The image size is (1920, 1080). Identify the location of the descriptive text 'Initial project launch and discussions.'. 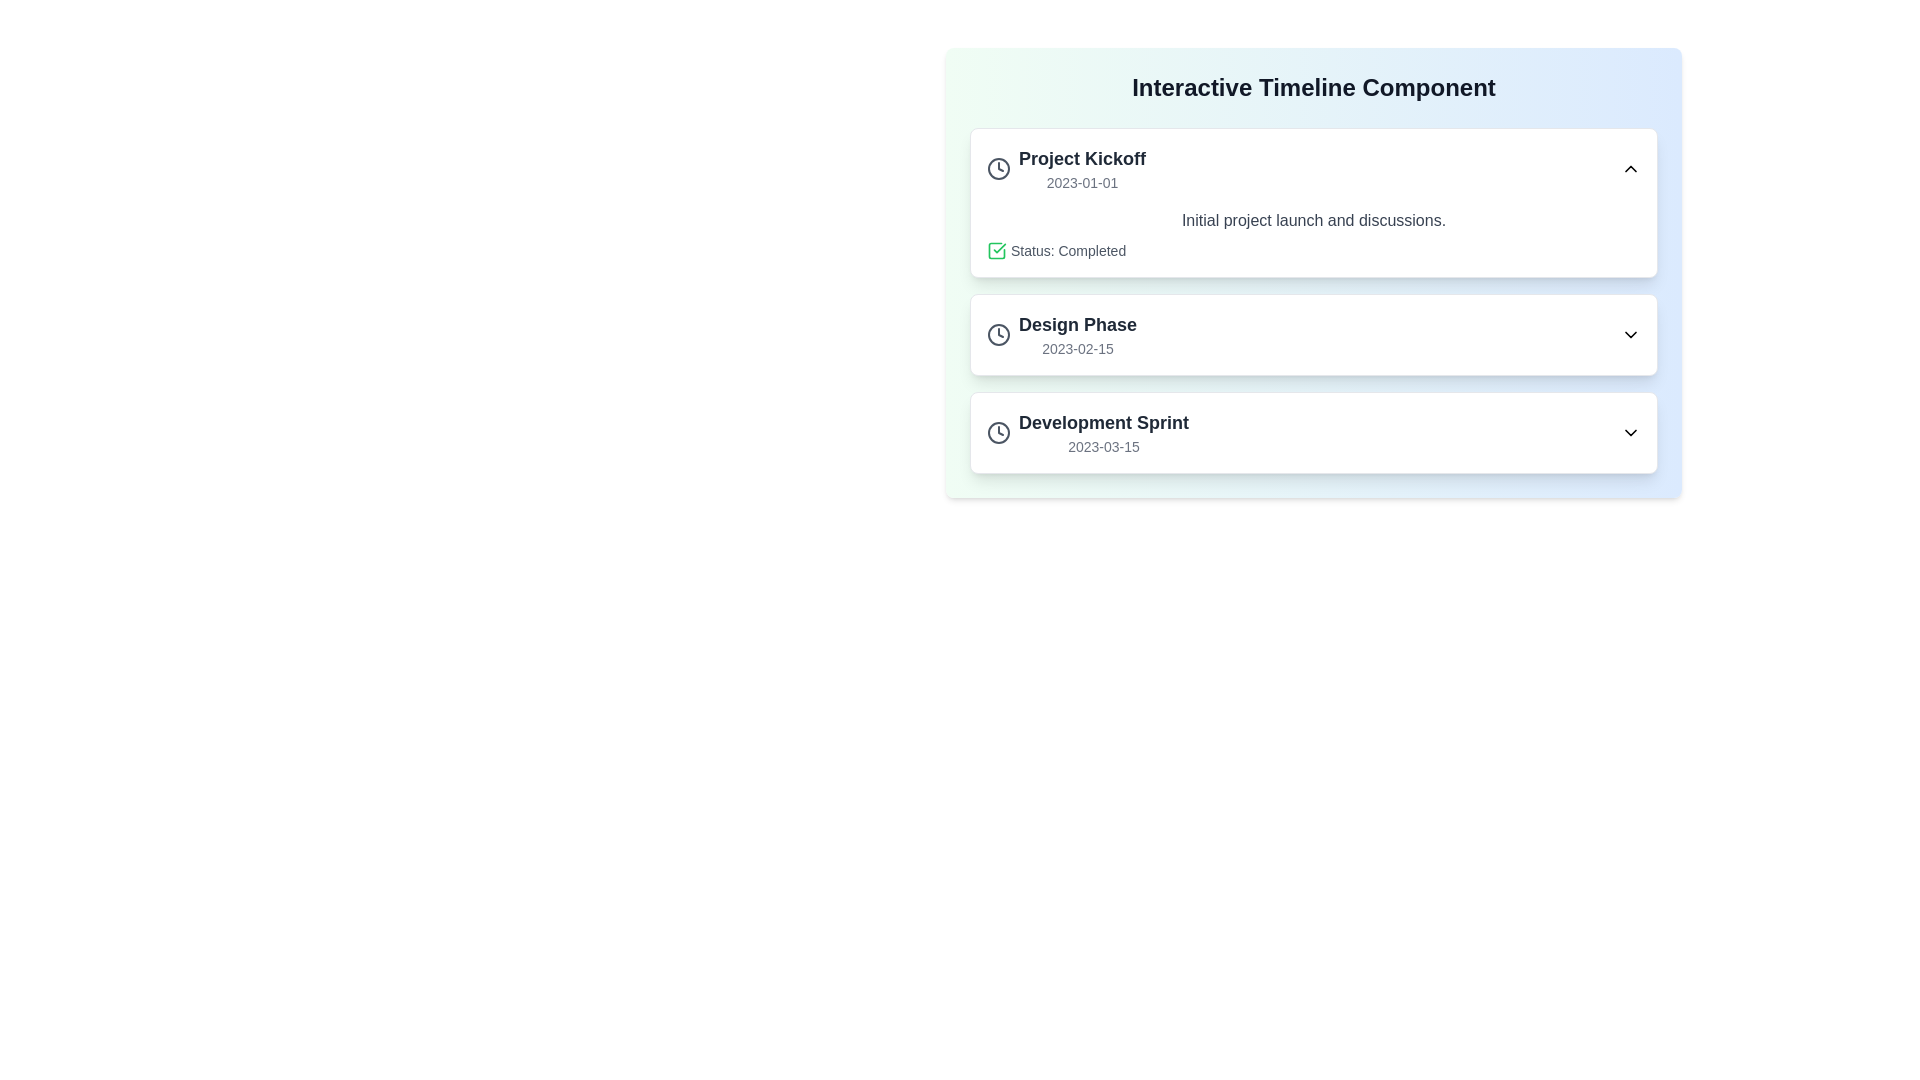
(1314, 234).